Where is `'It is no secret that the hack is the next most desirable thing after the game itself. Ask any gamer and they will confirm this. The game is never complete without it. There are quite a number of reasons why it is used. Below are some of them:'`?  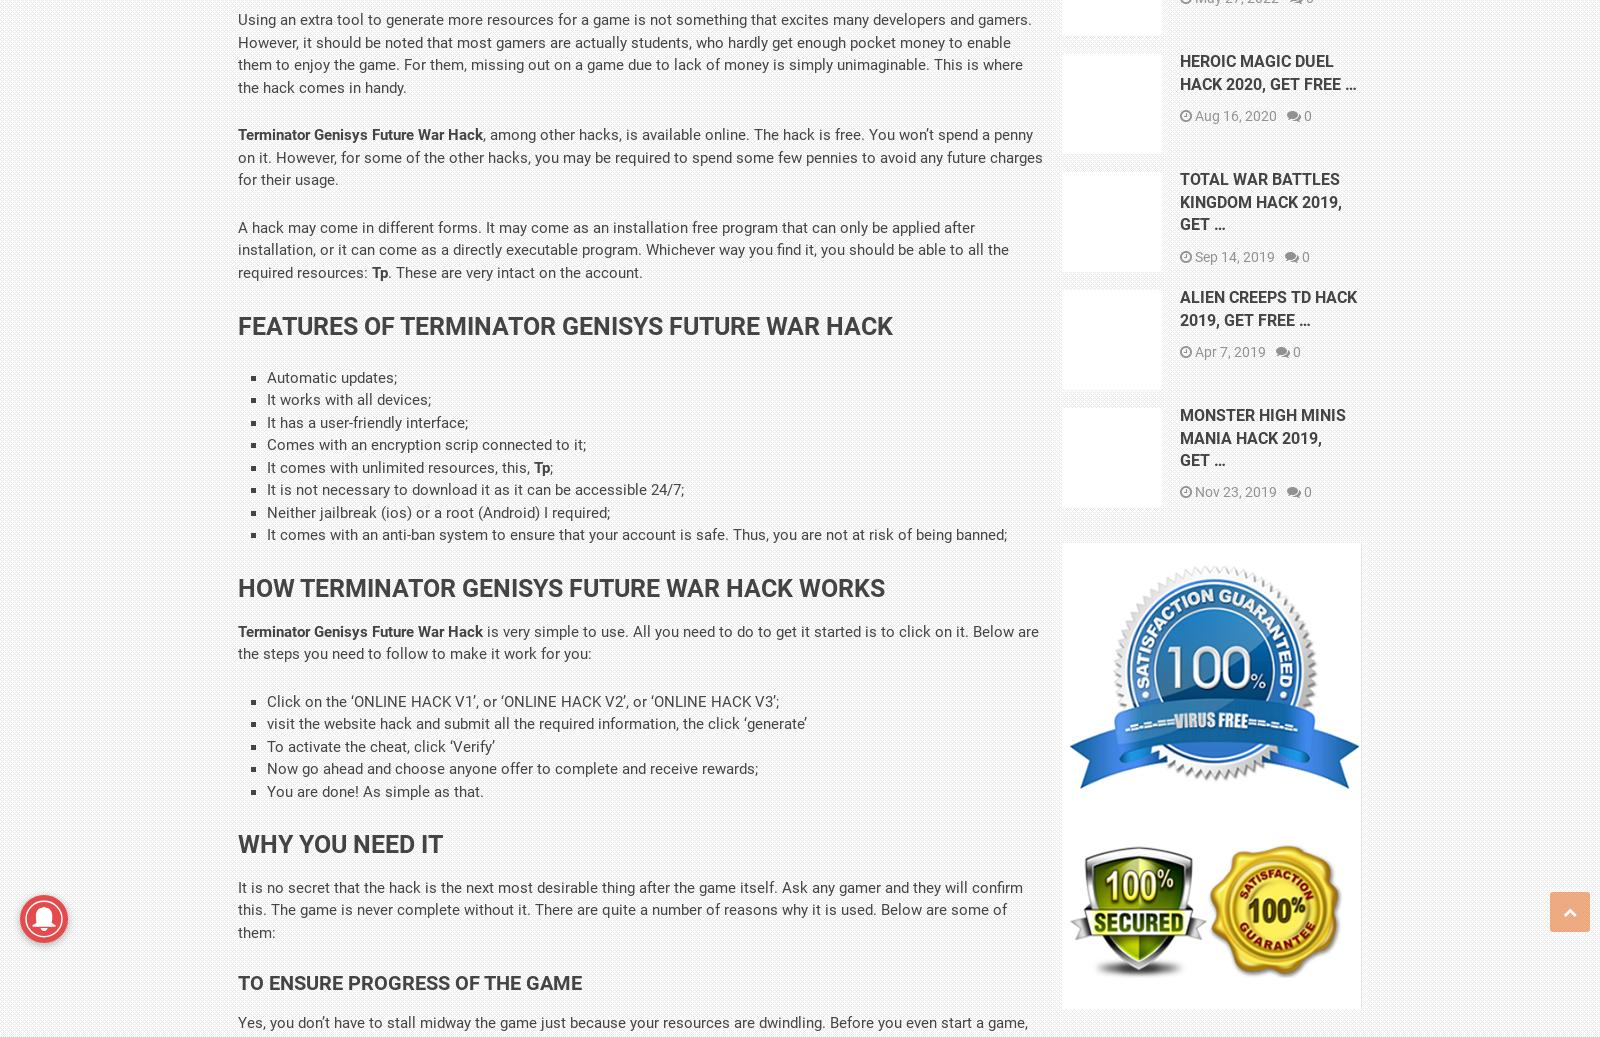 'It is no secret that the hack is the next most desirable thing after the game itself. Ask any gamer and they will confirm this. The game is never complete without it. There are quite a number of reasons why it is used. Below are some of them:' is located at coordinates (630, 909).